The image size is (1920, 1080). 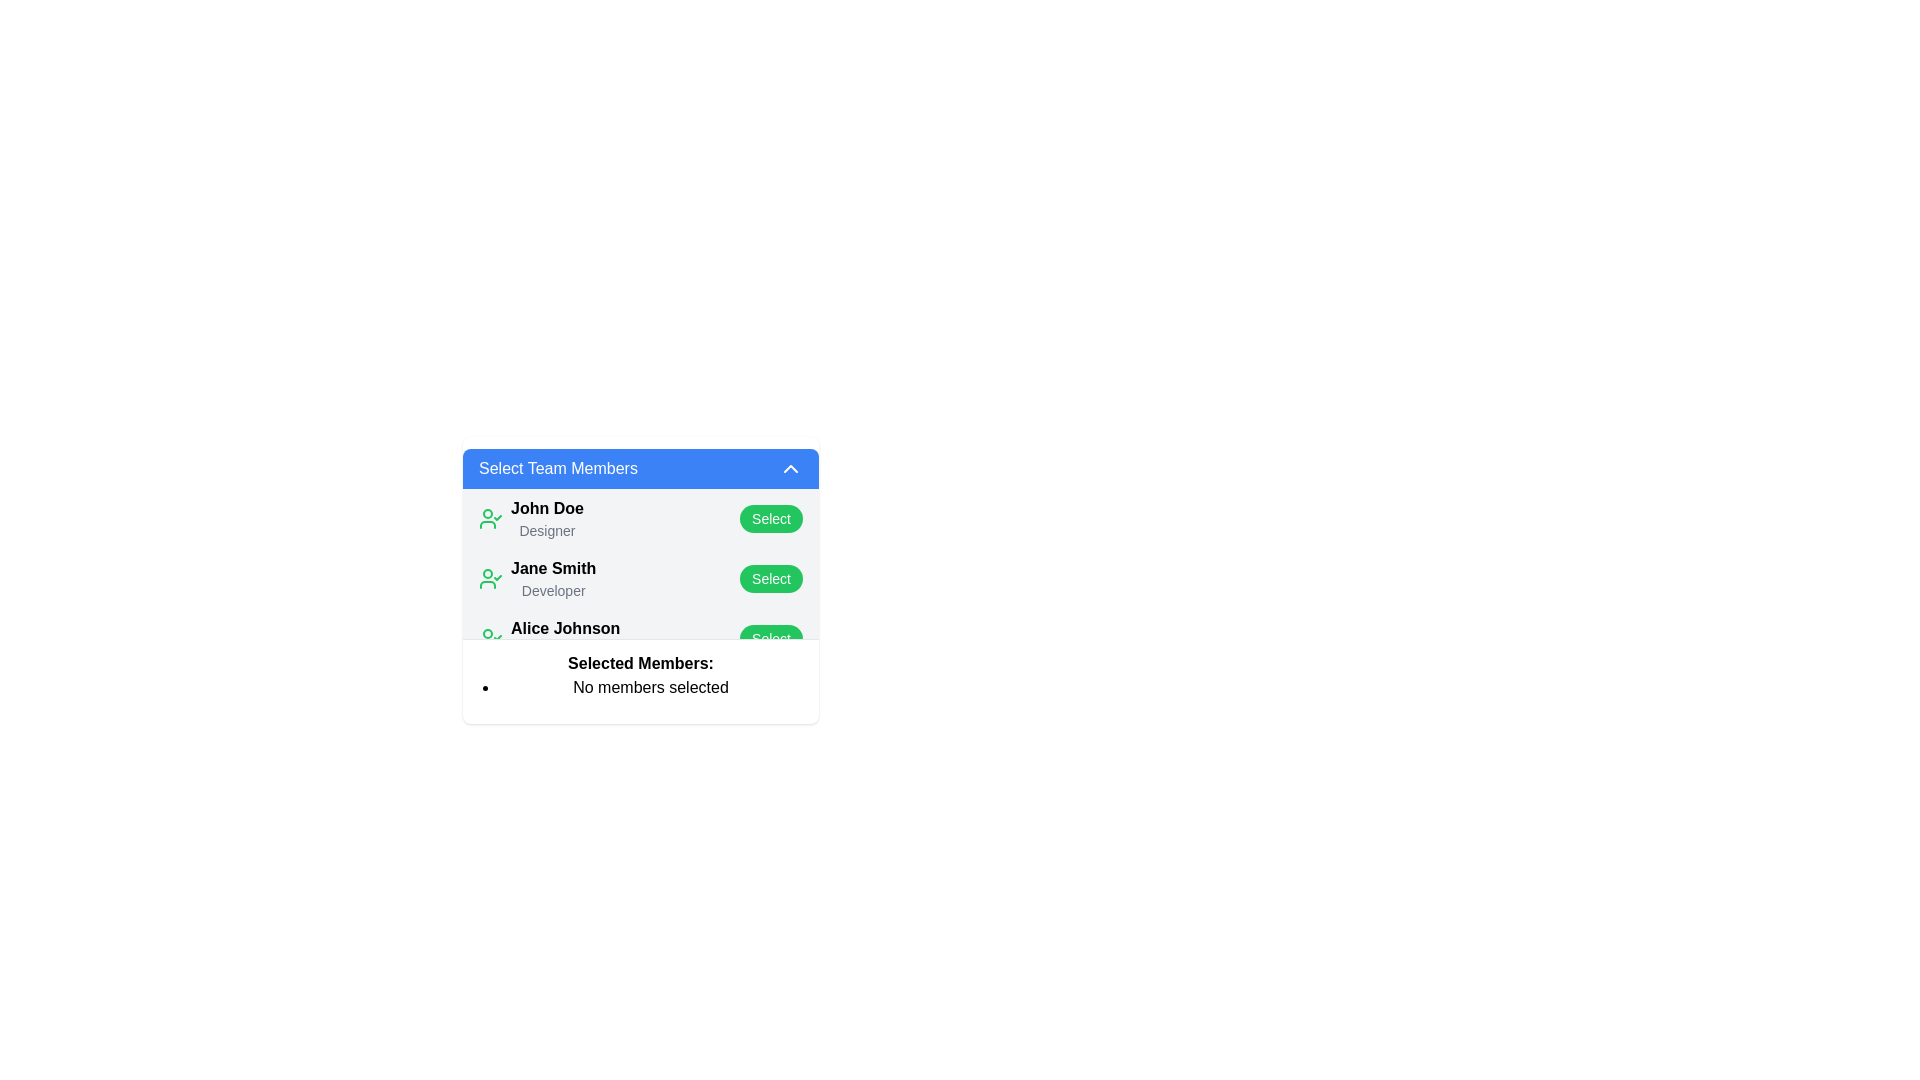 What do you see at coordinates (558, 469) in the screenshot?
I see `the static text element labeled 'Select Team Members', which is styled in bold white font on a blue background, located at the header area of a dropdown component` at bounding box center [558, 469].